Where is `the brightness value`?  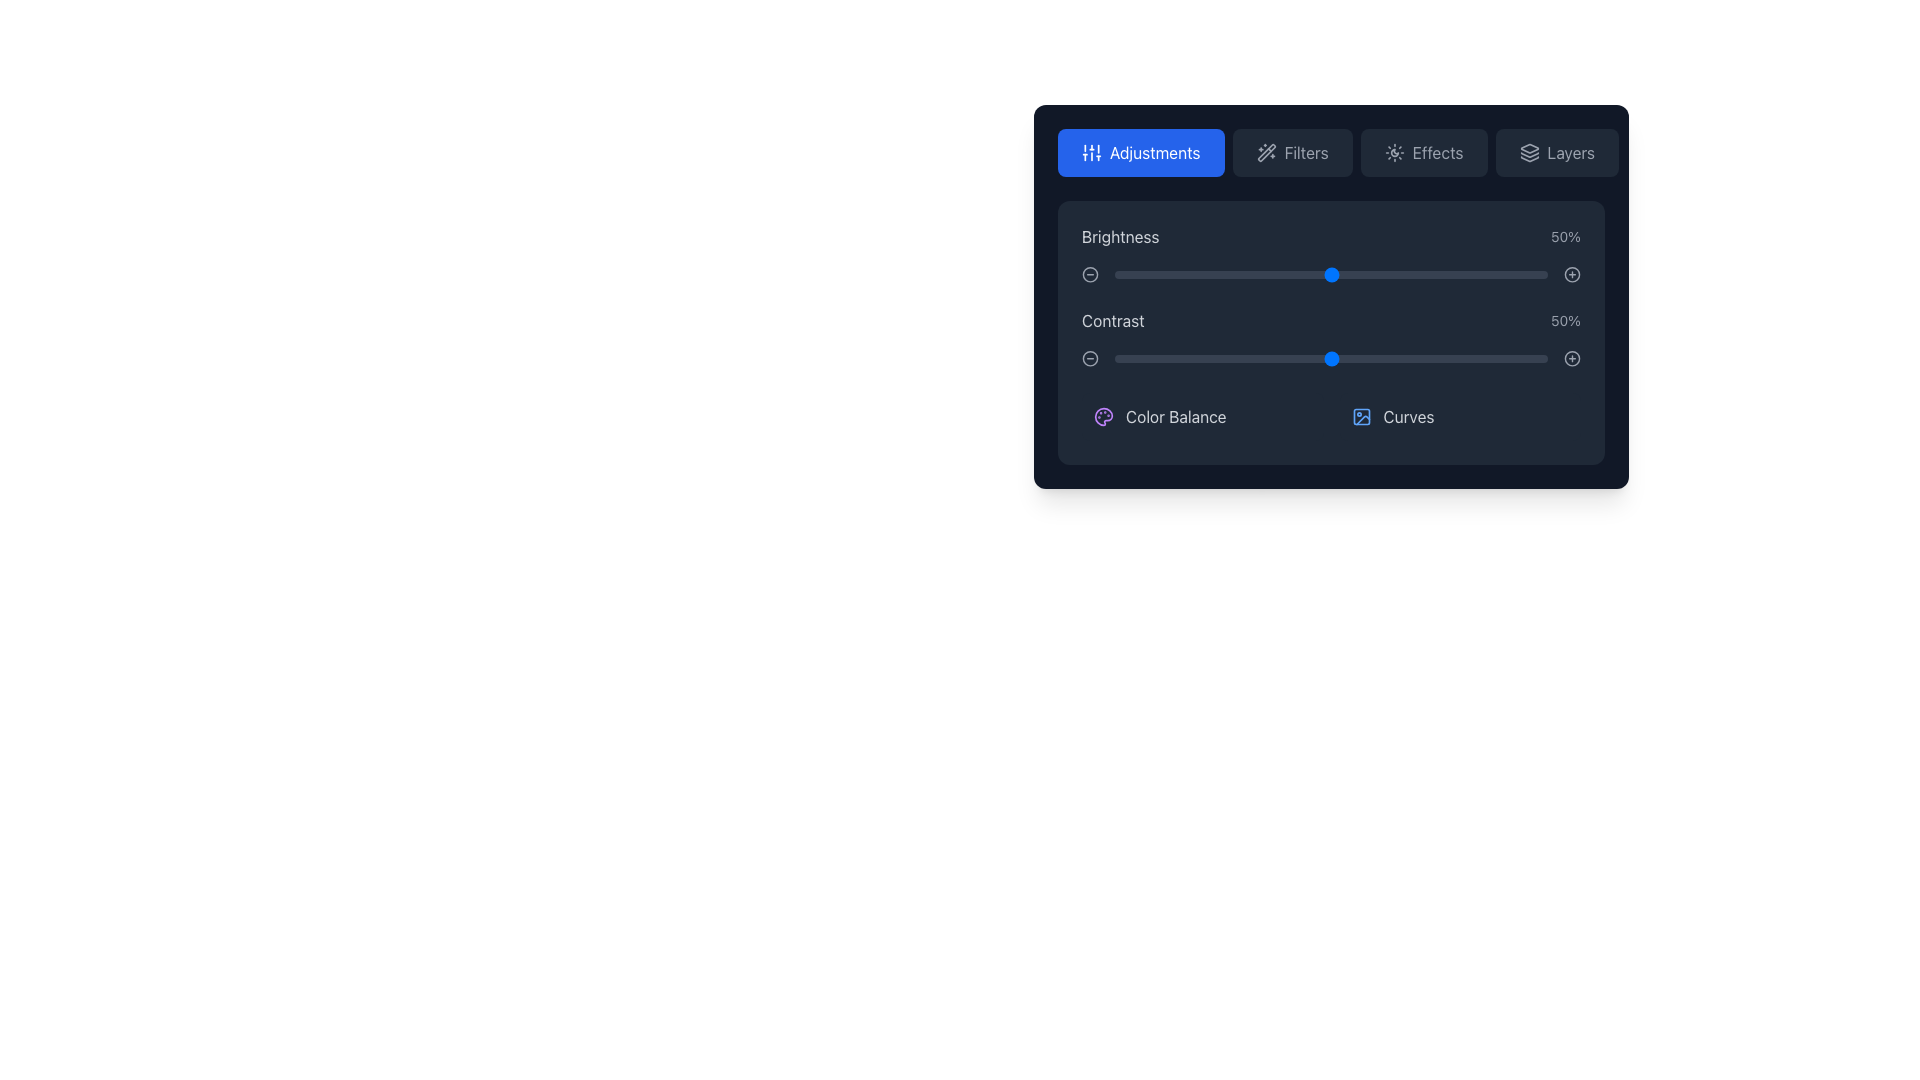
the brightness value is located at coordinates (1278, 274).